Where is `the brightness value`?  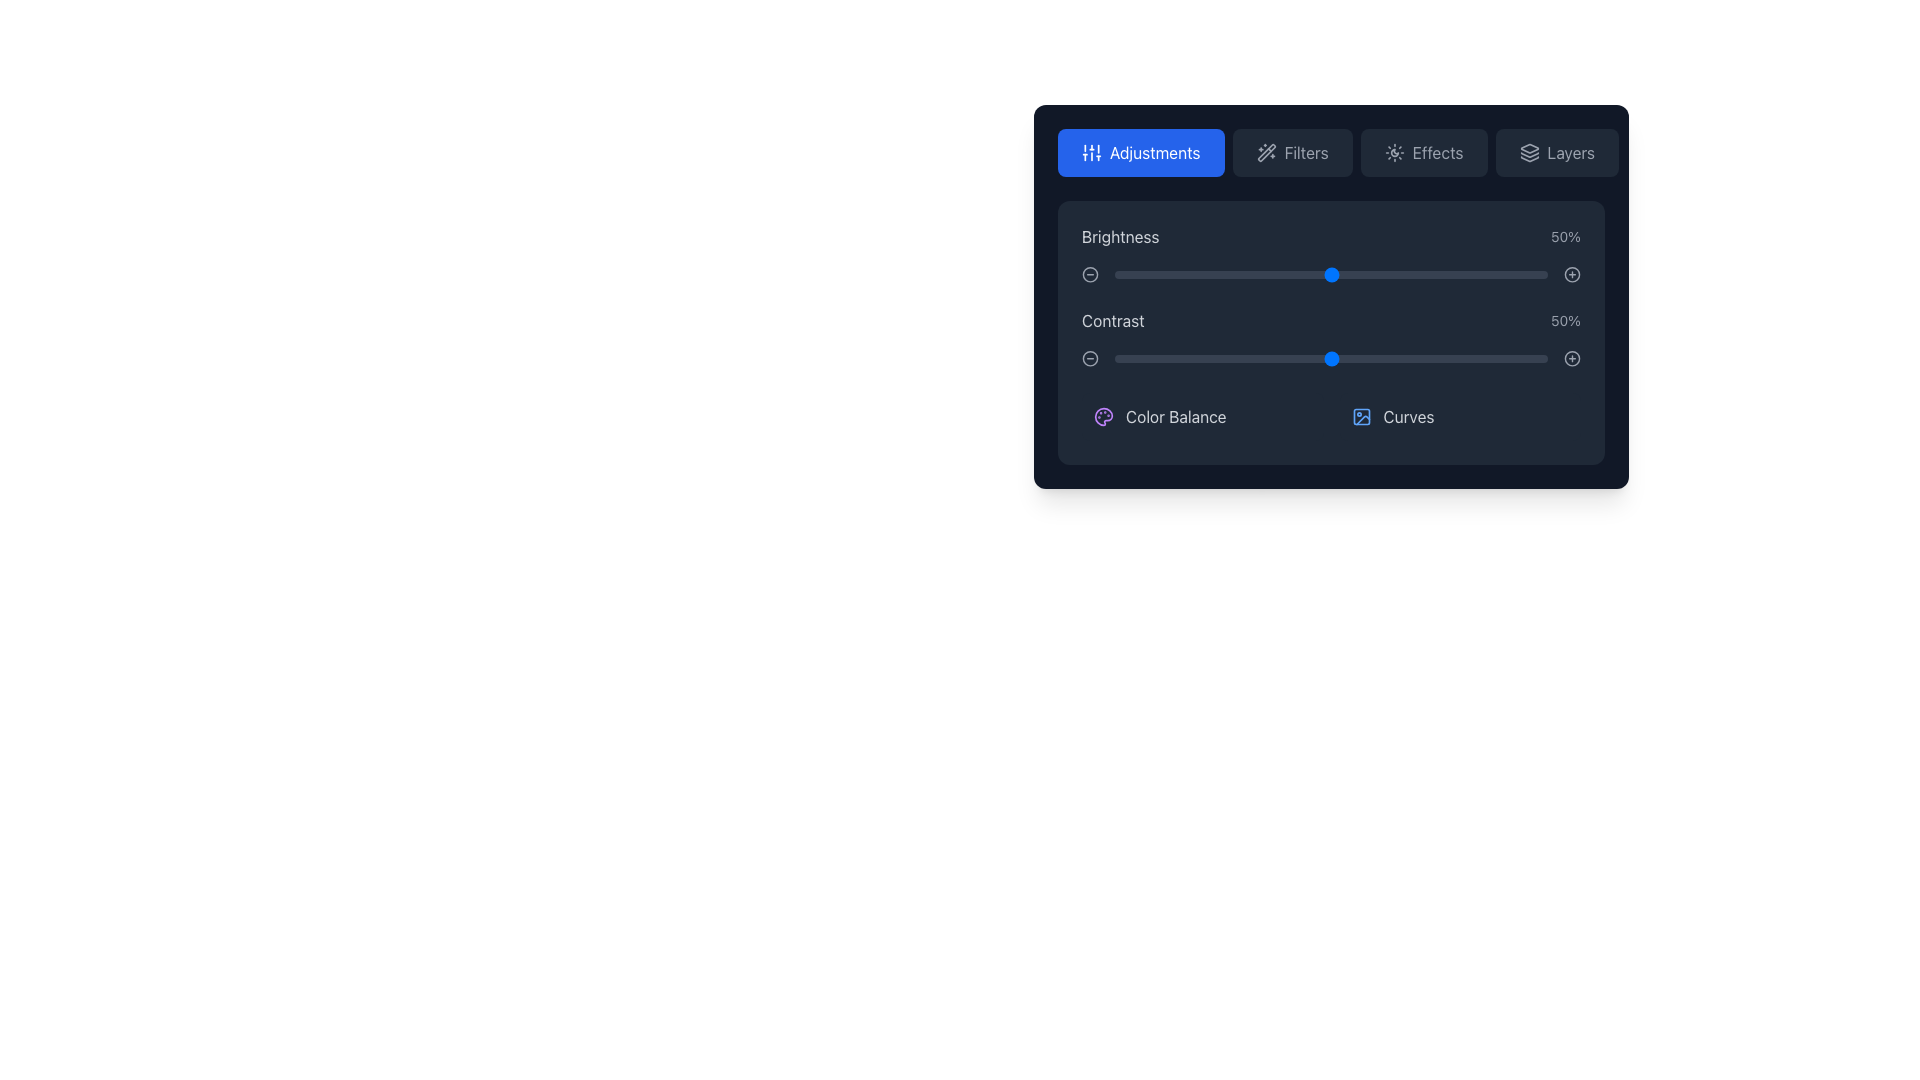
the brightness value is located at coordinates (1278, 274).